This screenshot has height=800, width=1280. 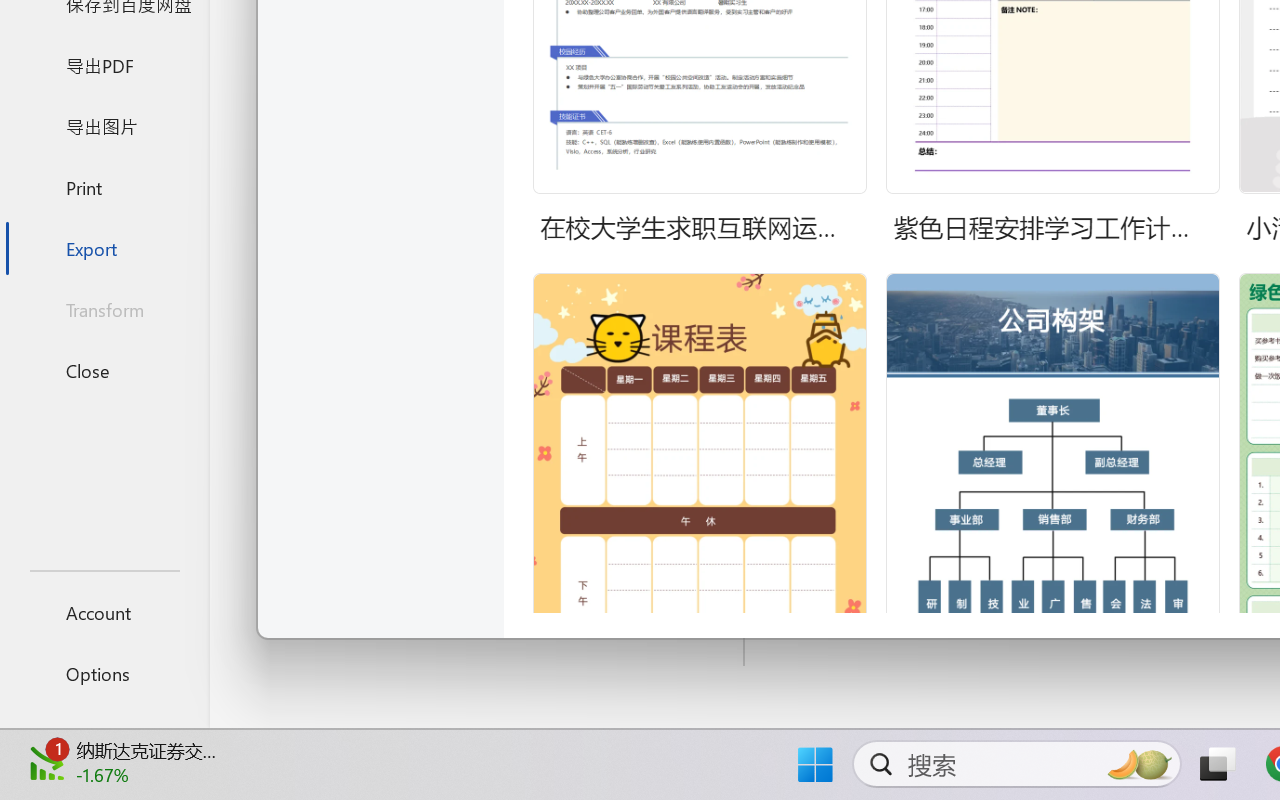 What do you see at coordinates (103, 612) in the screenshot?
I see `'Account'` at bounding box center [103, 612].